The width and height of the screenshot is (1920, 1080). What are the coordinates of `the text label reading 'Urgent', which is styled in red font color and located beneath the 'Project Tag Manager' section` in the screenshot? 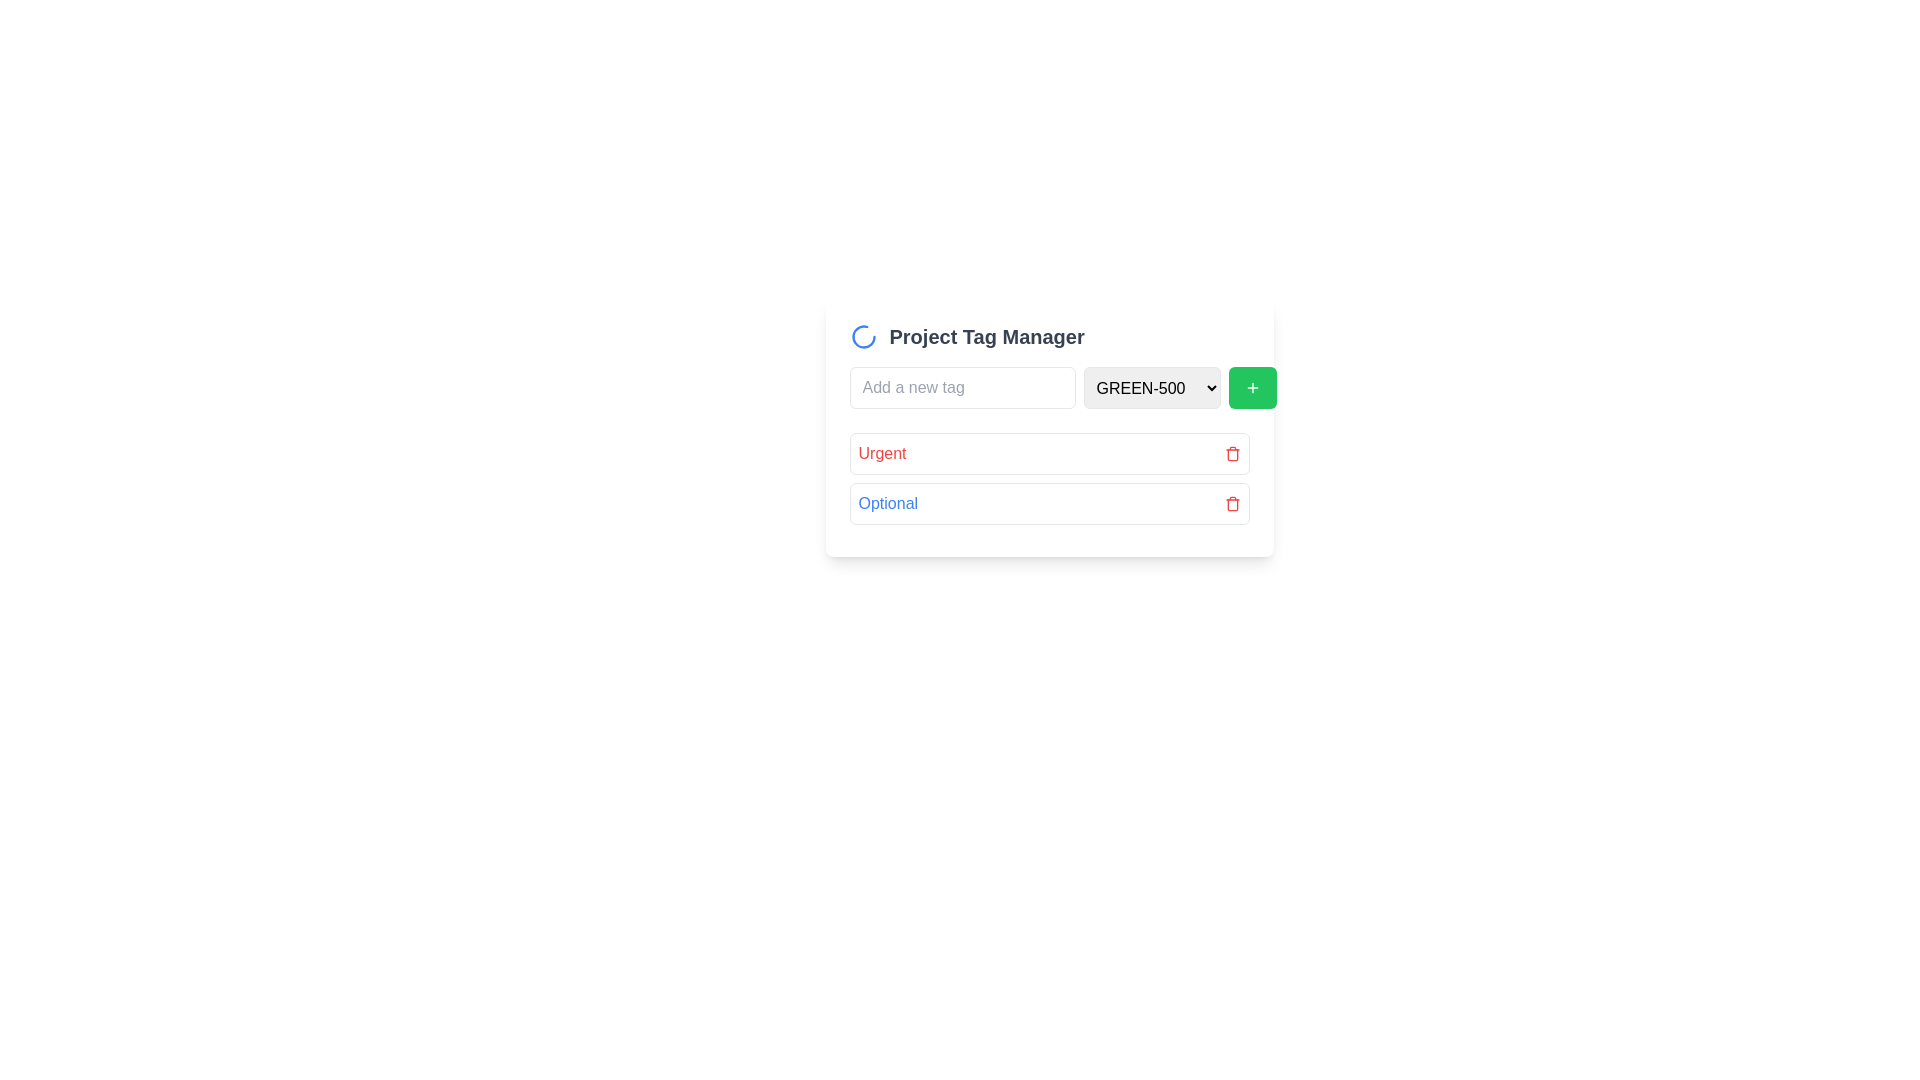 It's located at (881, 454).